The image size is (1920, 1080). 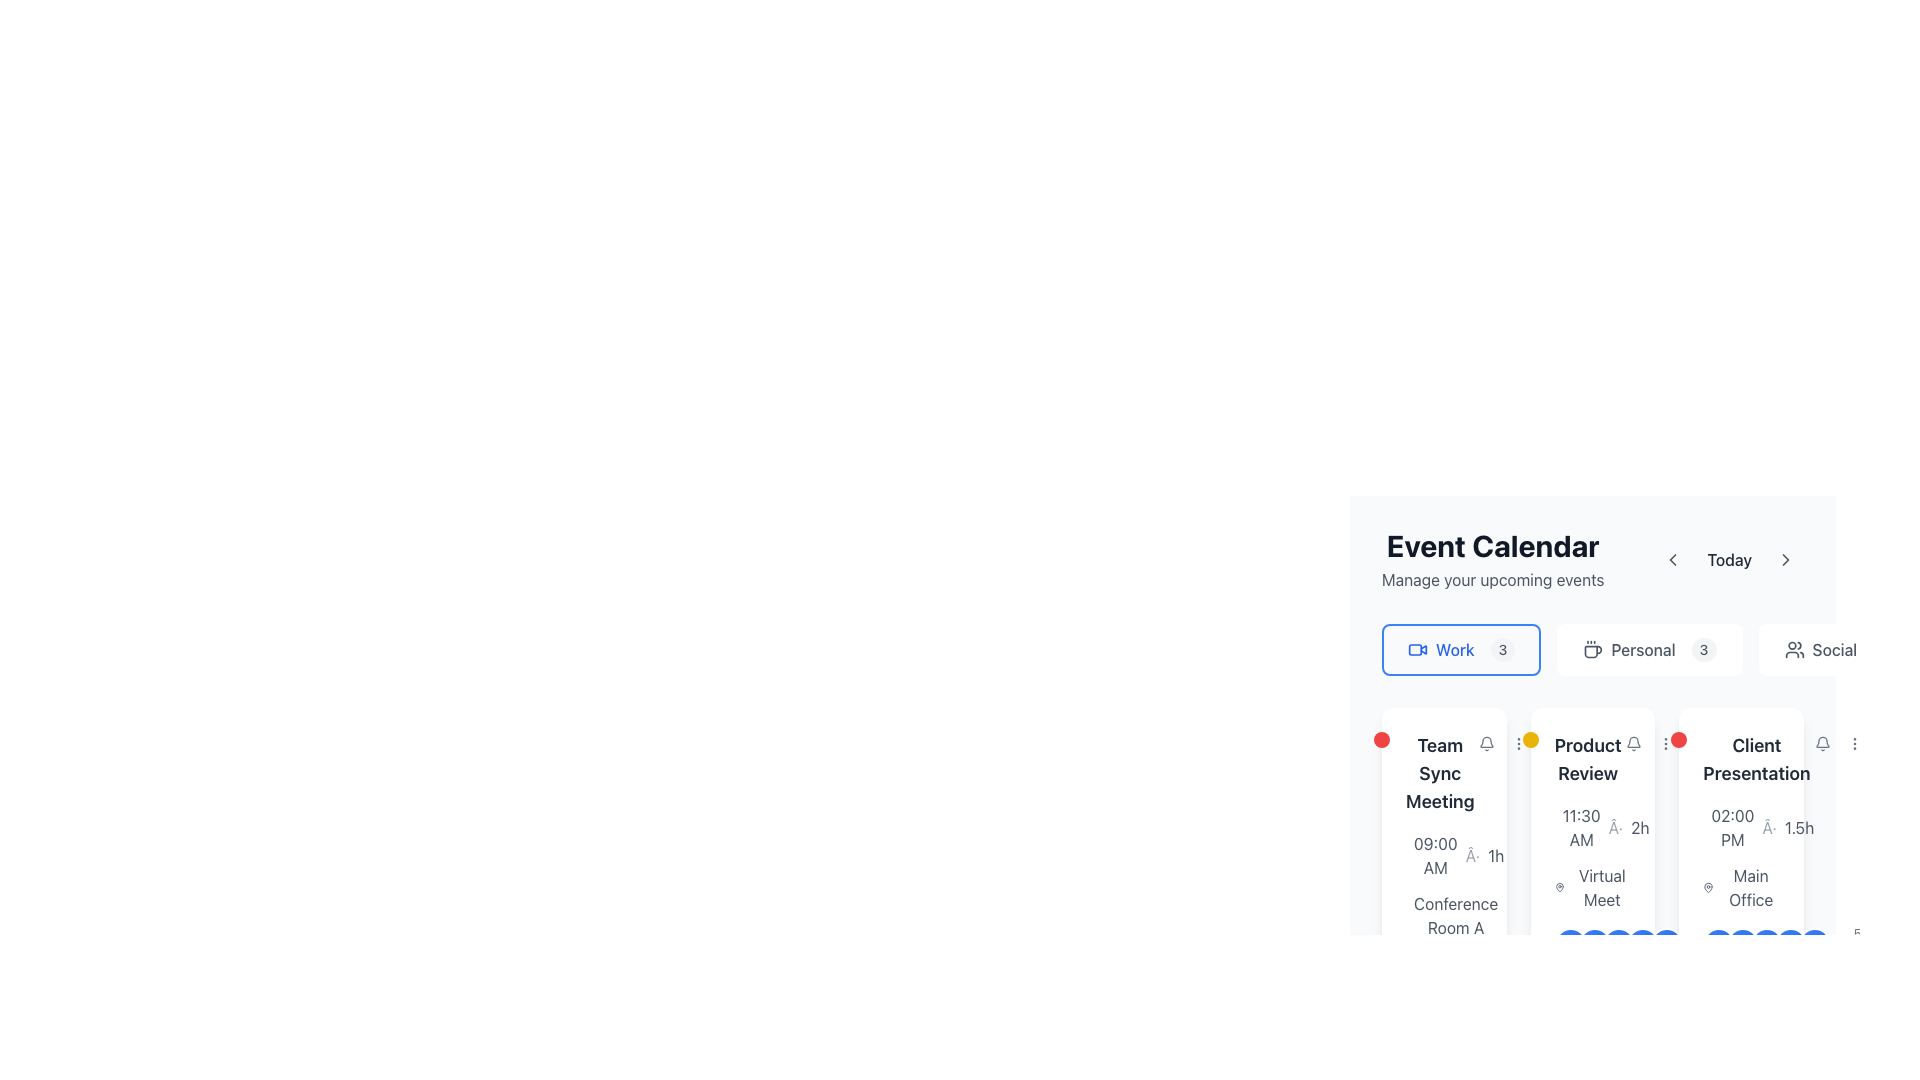 I want to click on the grouped visual indicator with circular shapes representing a group of items or individuals, so click(x=1592, y=944).